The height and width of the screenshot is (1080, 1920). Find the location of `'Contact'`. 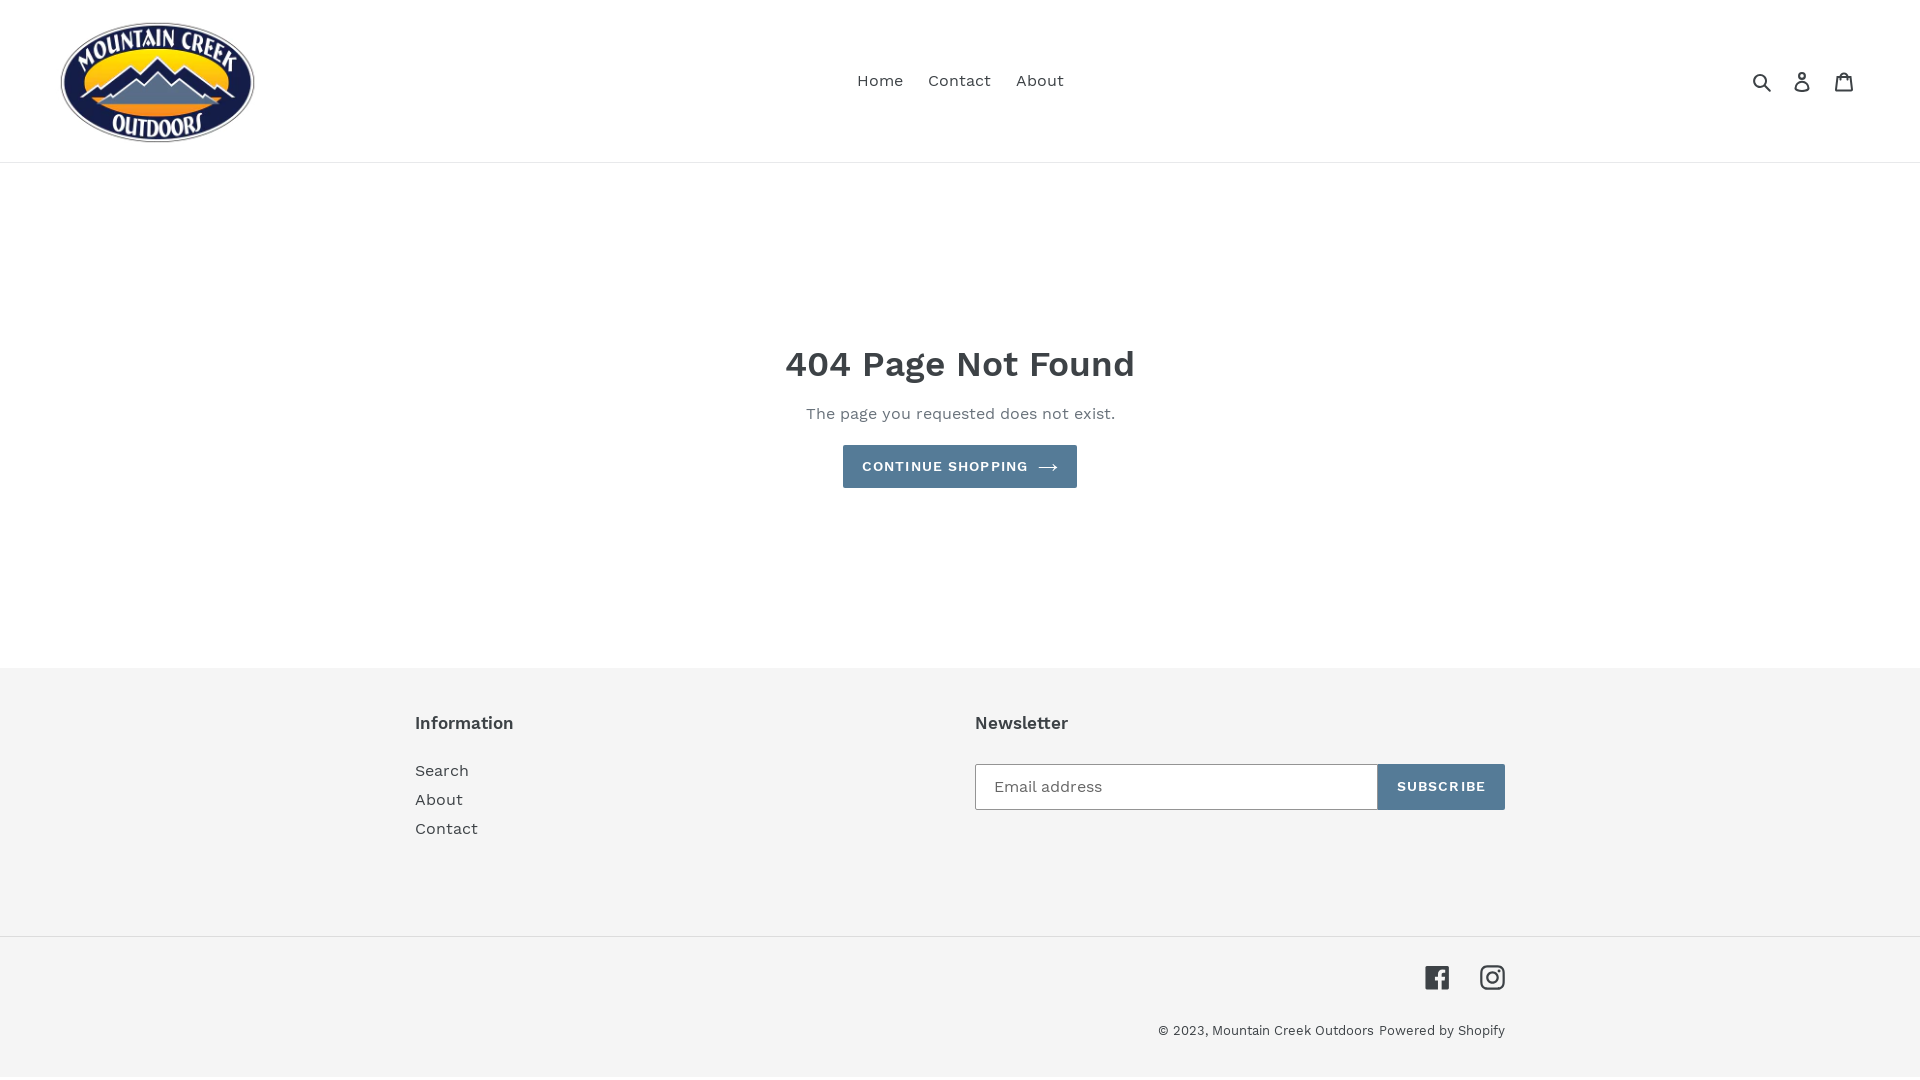

'Contact' is located at coordinates (445, 828).